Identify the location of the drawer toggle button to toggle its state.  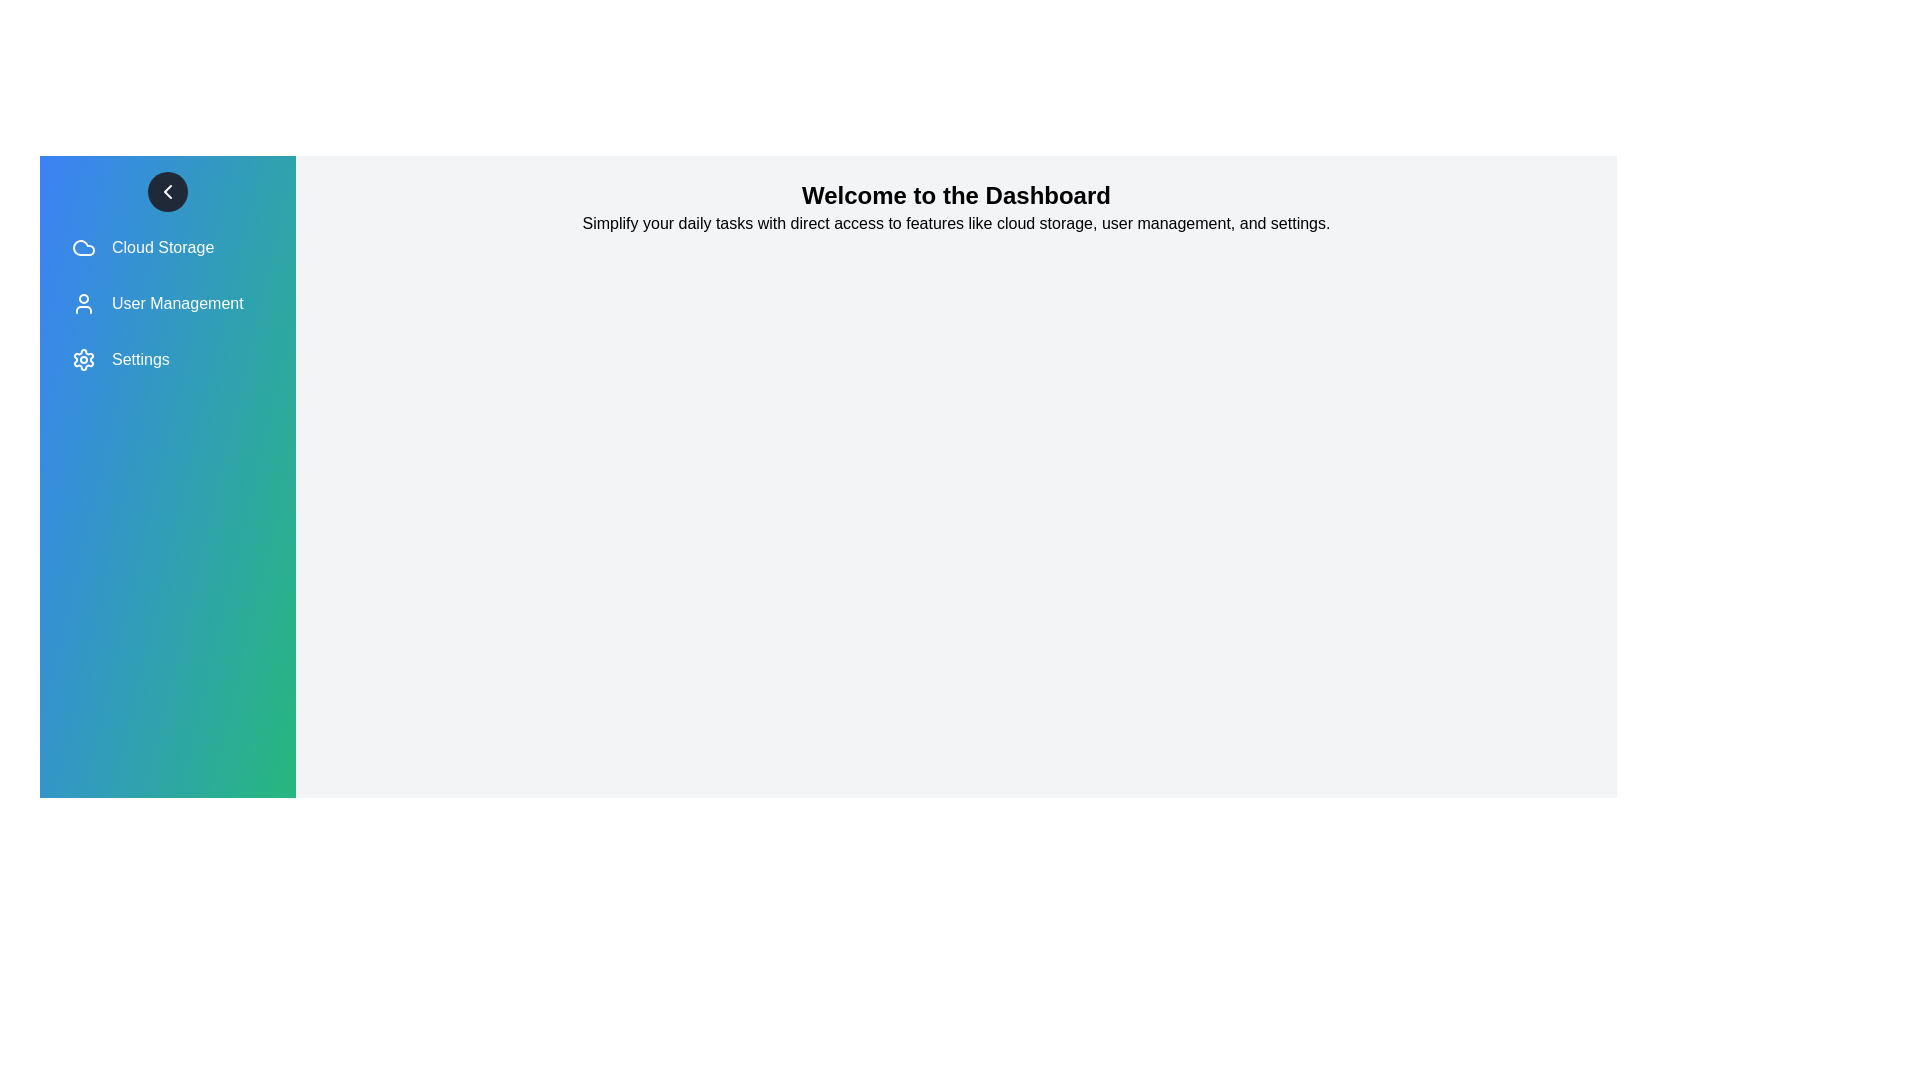
(168, 192).